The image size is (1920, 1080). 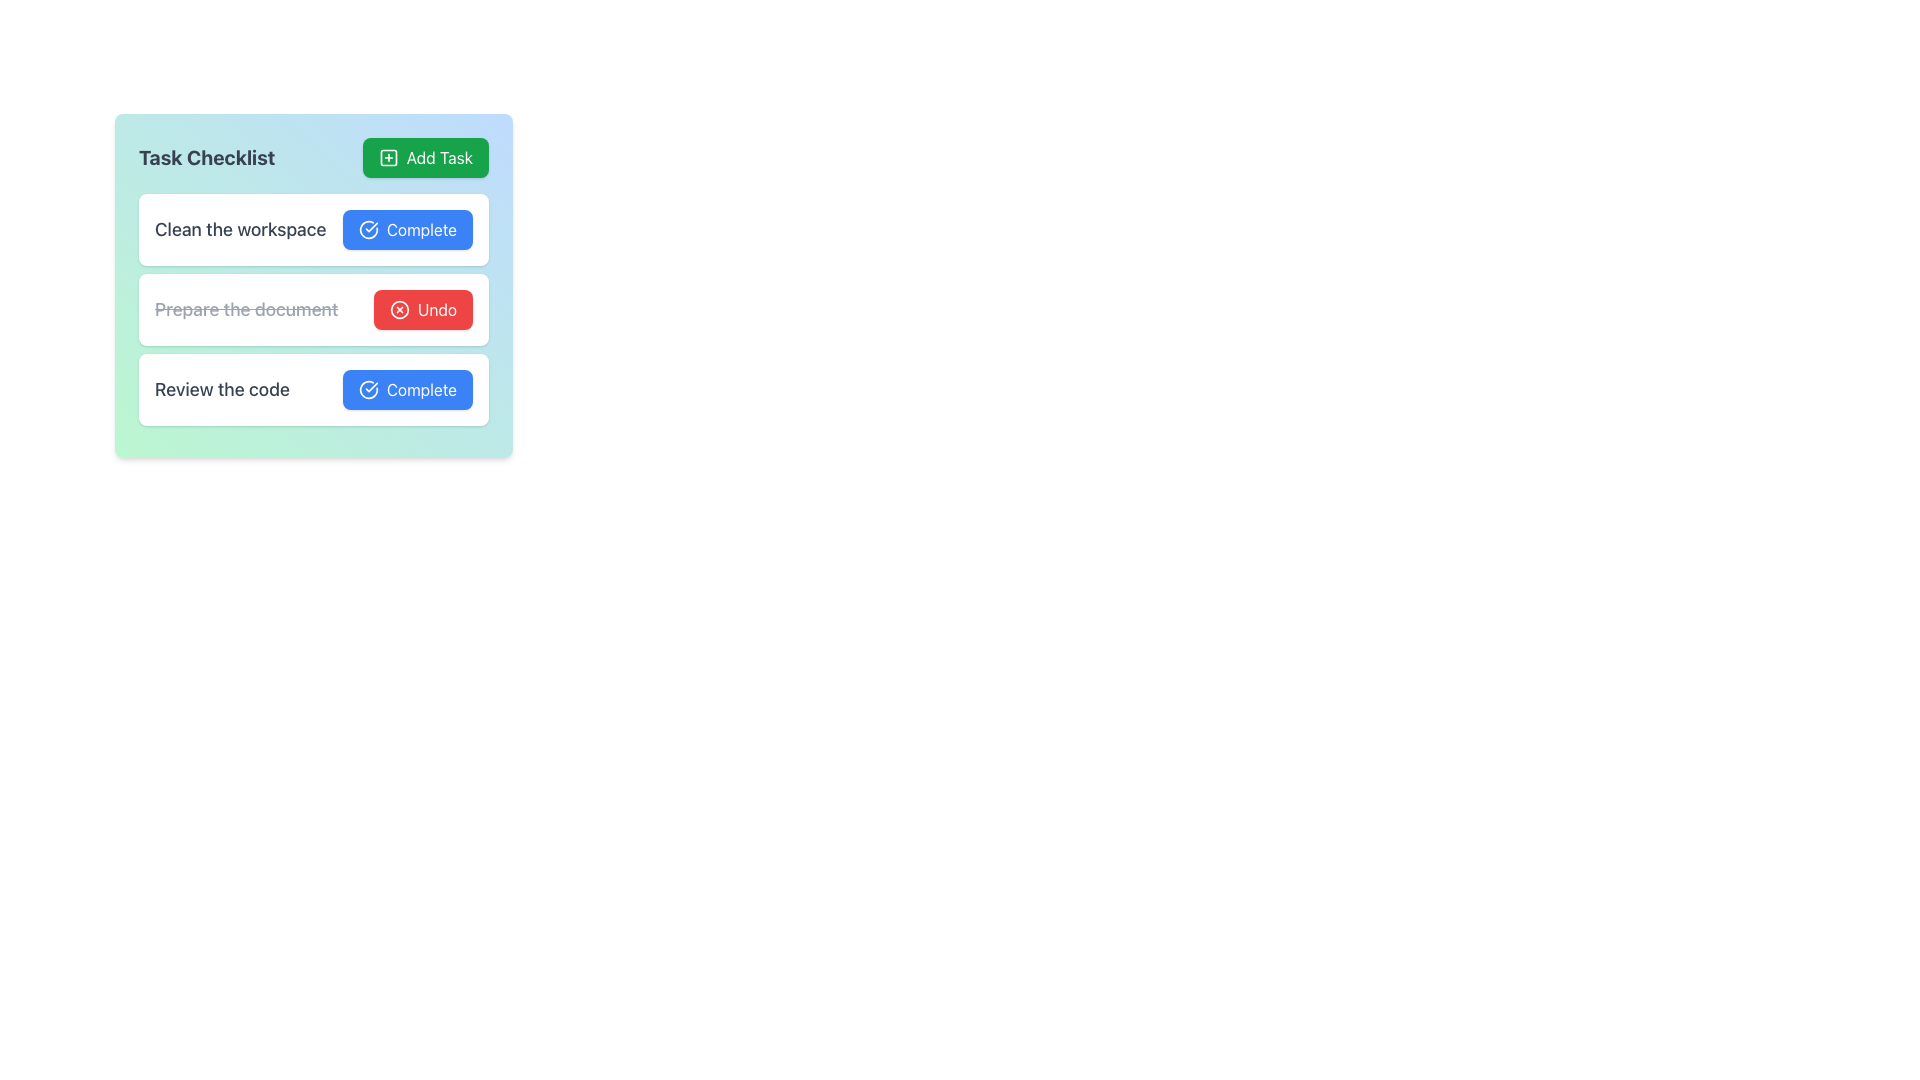 What do you see at coordinates (312, 229) in the screenshot?
I see `the first task item in the checklist labeled 'Clean the workspace'` at bounding box center [312, 229].